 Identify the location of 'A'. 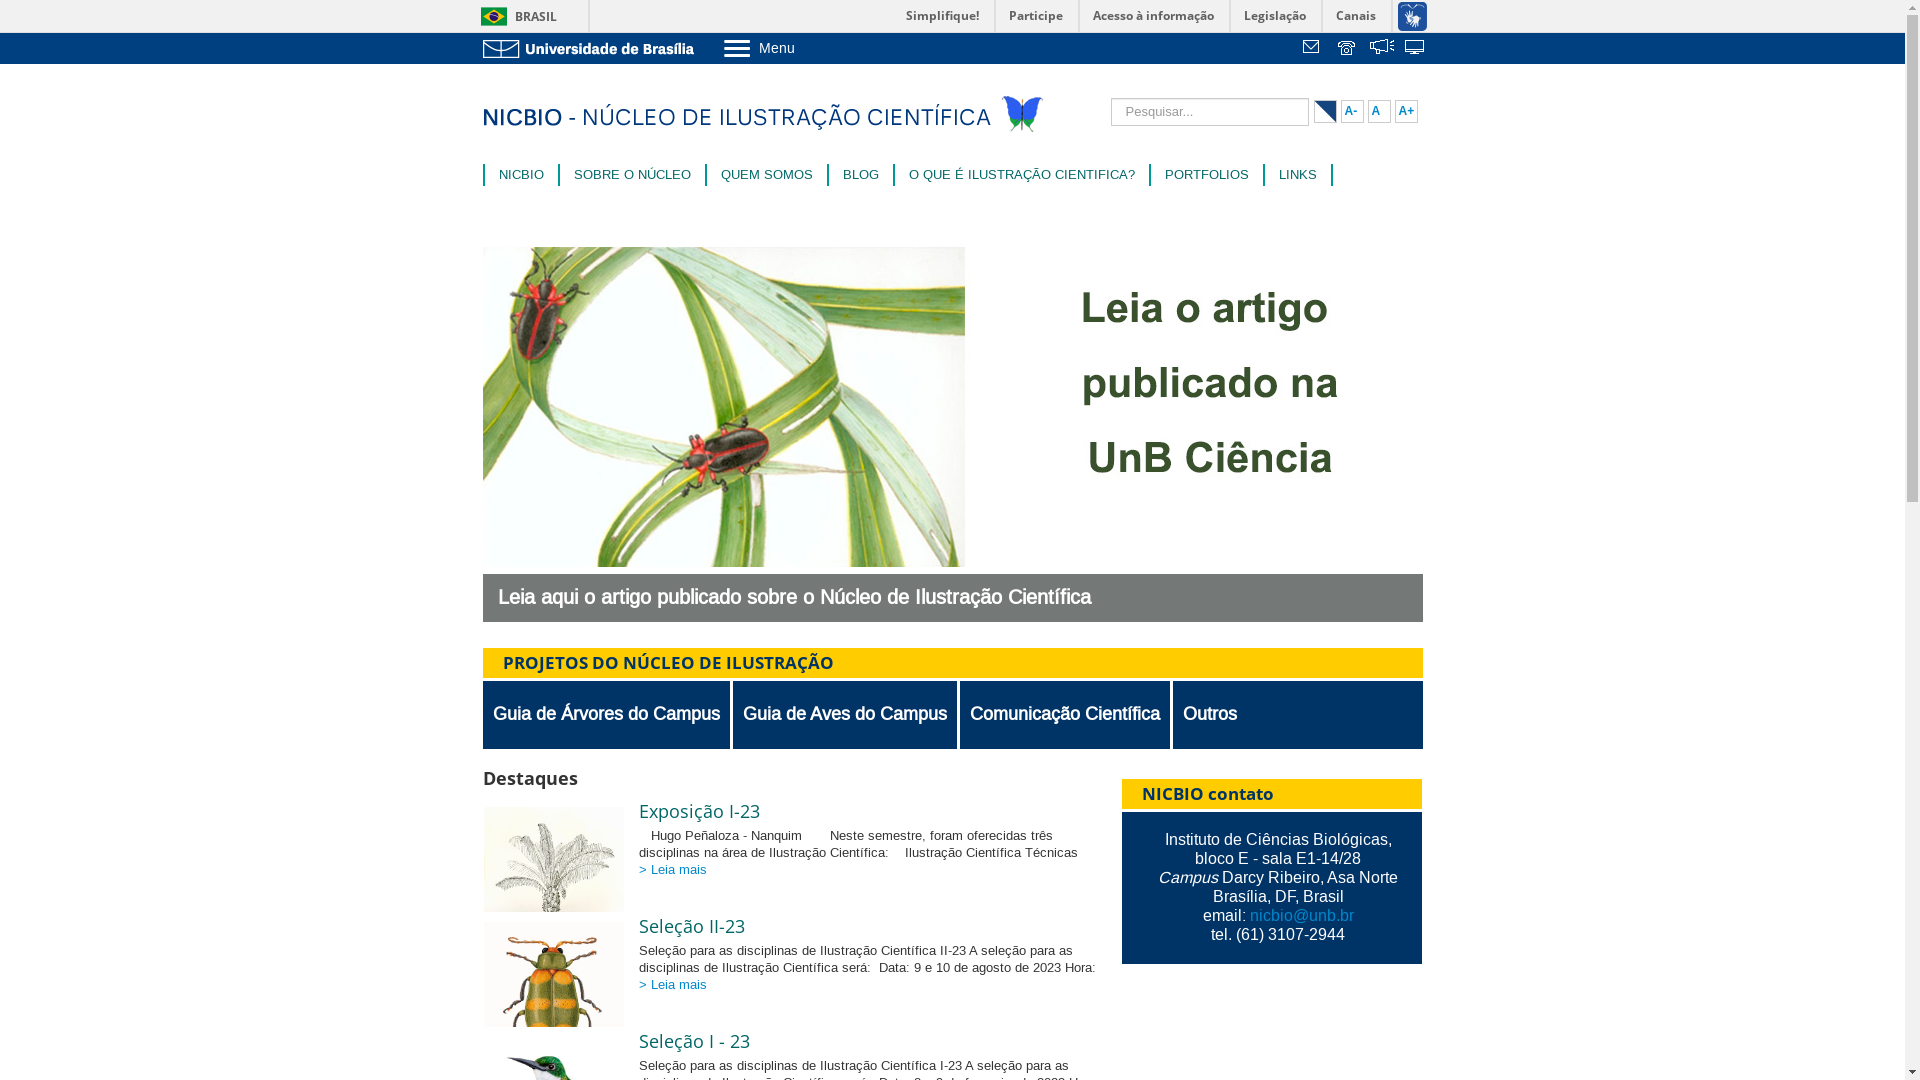
(1378, 111).